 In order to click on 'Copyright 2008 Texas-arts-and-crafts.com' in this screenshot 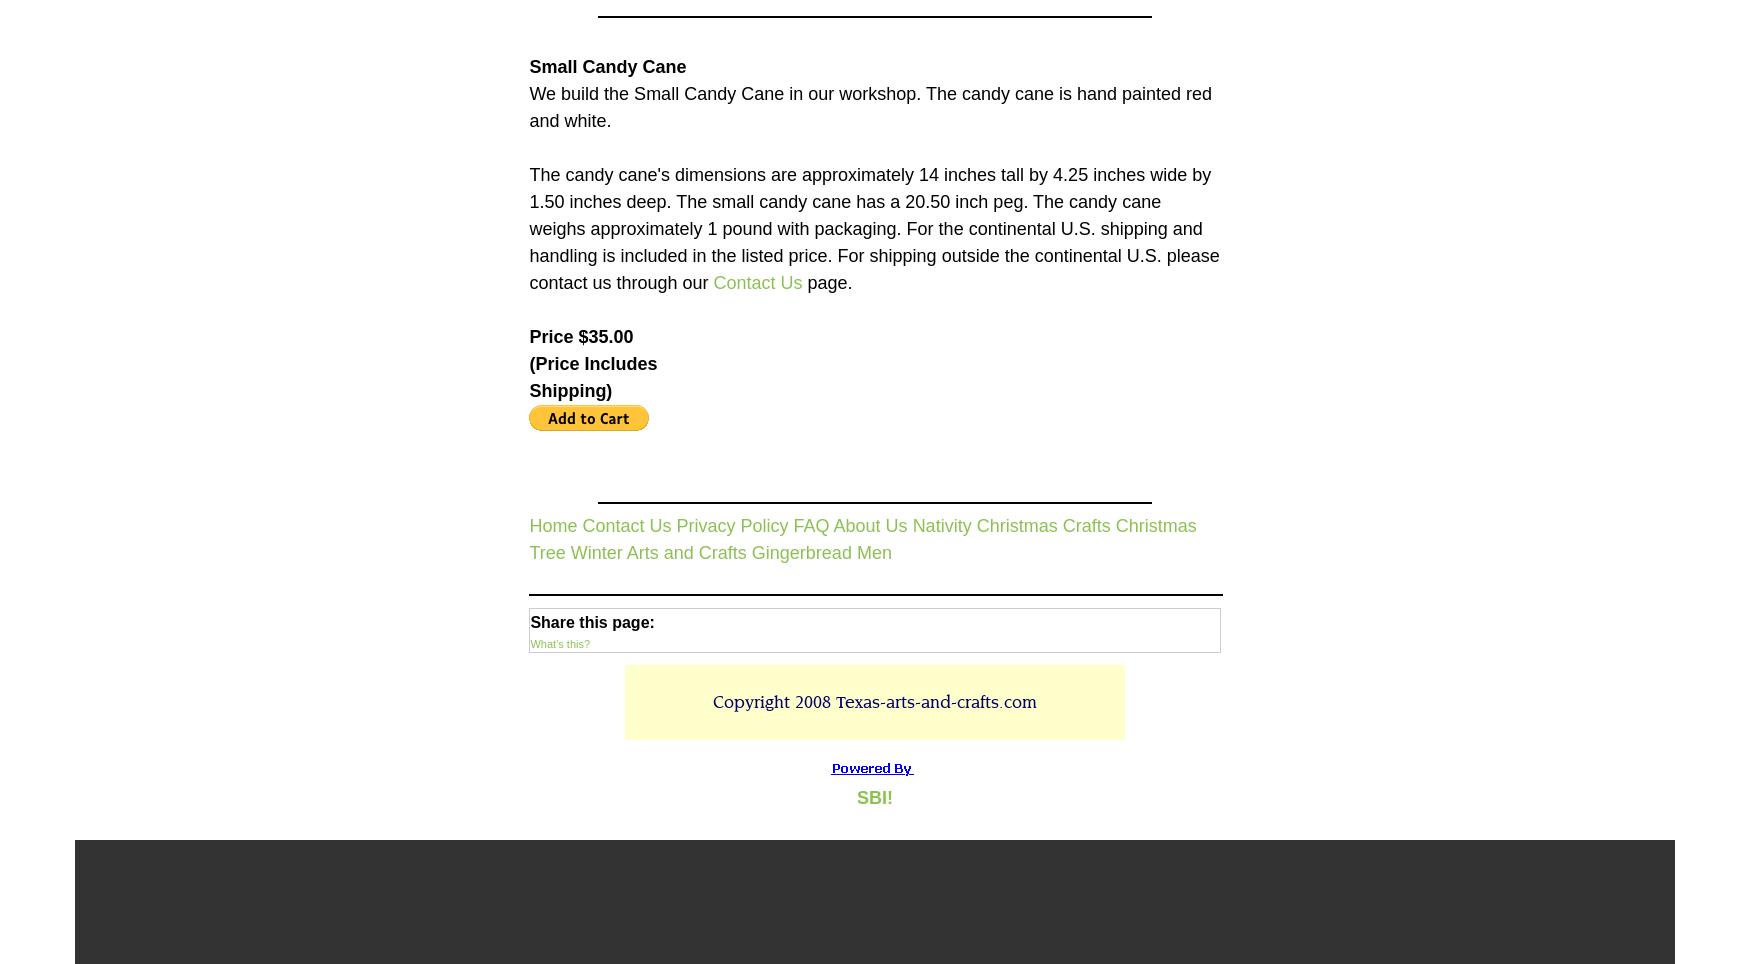, I will do `click(875, 701)`.